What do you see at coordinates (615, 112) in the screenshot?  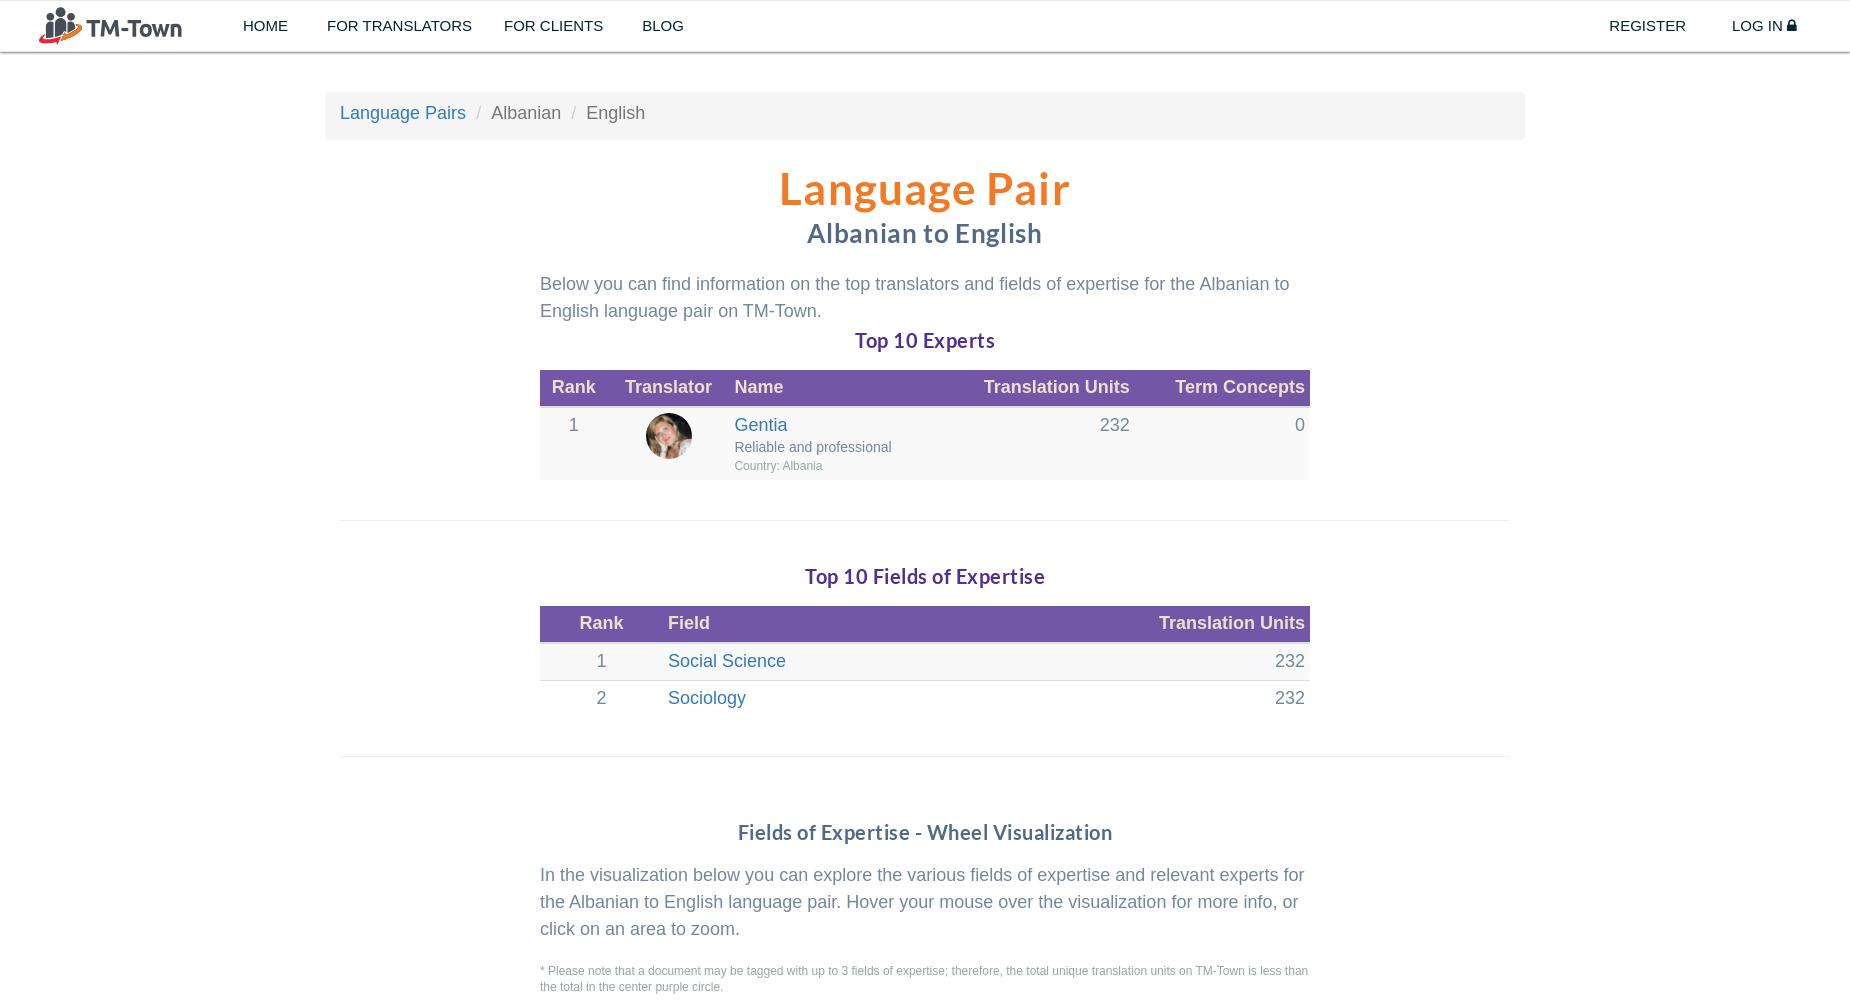 I see `'English'` at bounding box center [615, 112].